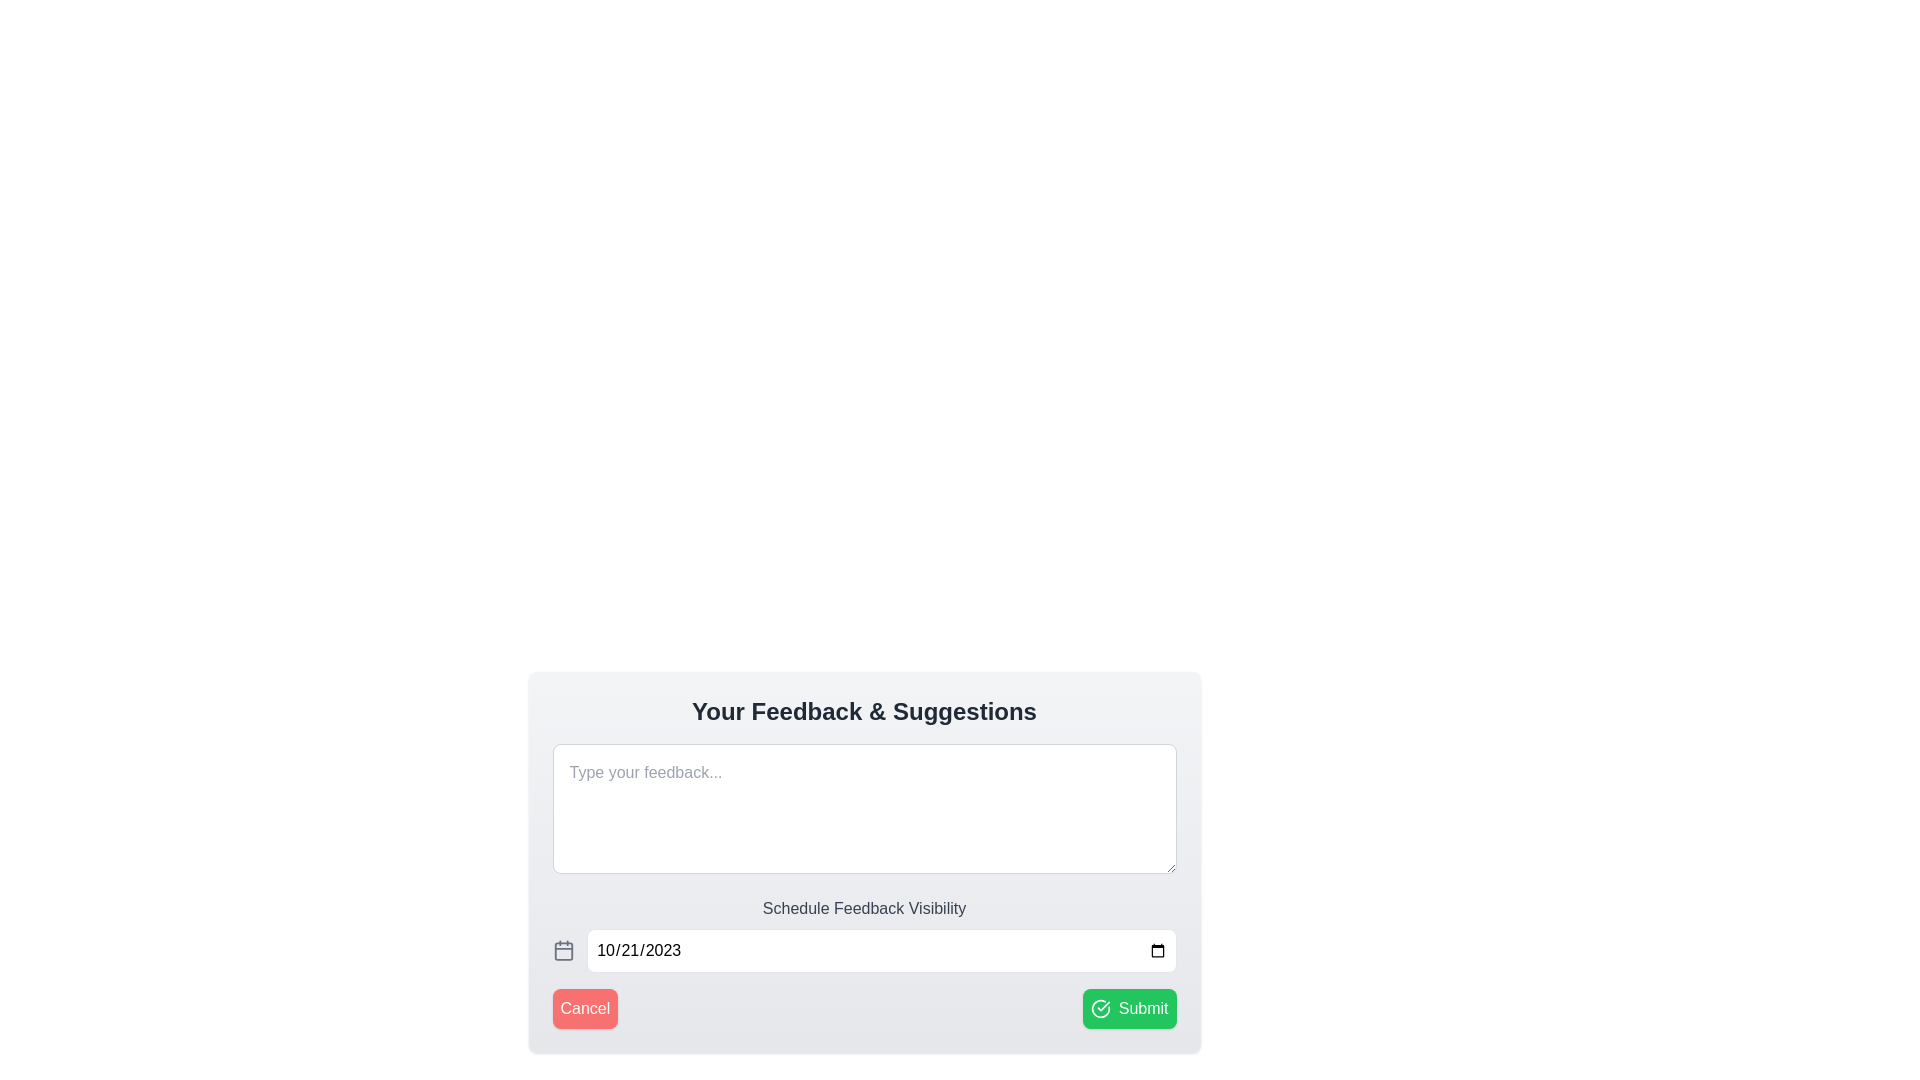 This screenshot has height=1080, width=1920. Describe the element at coordinates (562, 950) in the screenshot. I see `the filled background rectangular shape within the calendar icon located to the left of the date selection input box` at that location.